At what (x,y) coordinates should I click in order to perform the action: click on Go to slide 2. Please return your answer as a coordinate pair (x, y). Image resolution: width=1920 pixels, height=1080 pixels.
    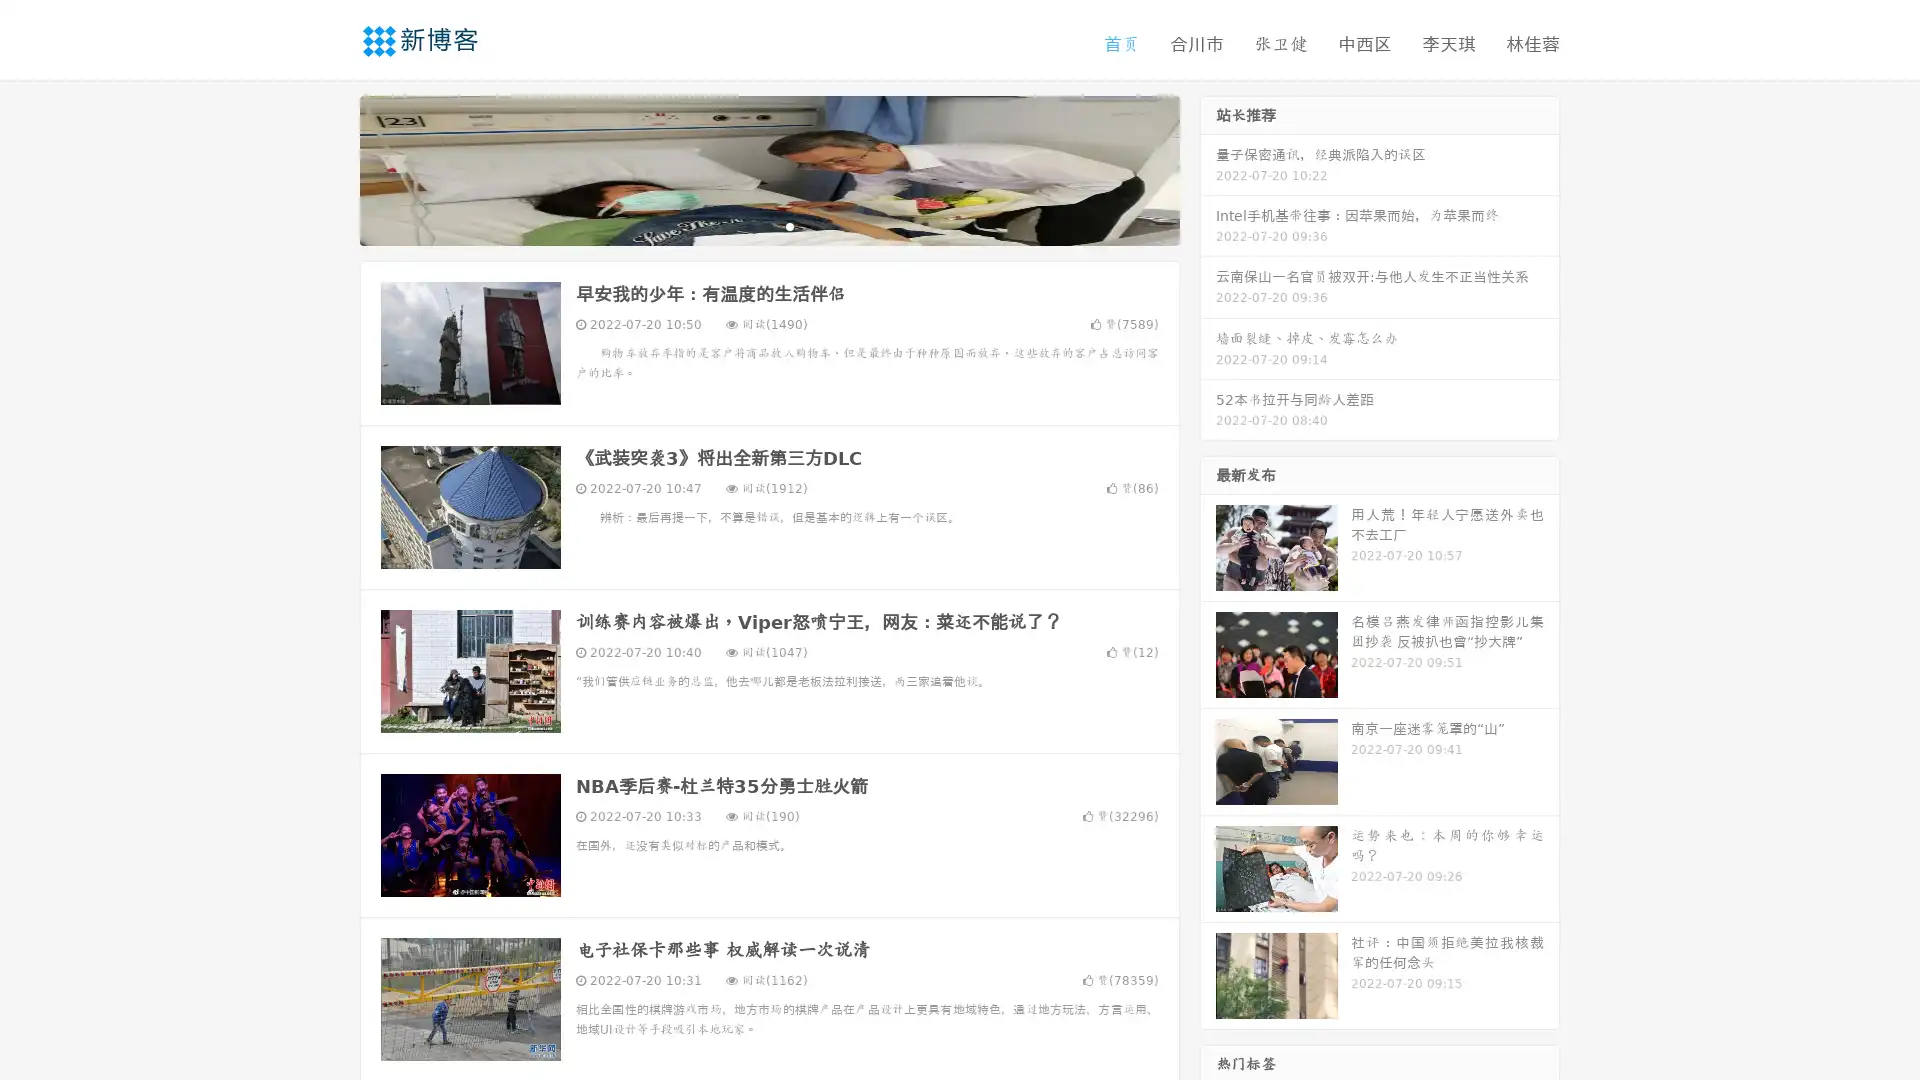
    Looking at the image, I should click on (768, 225).